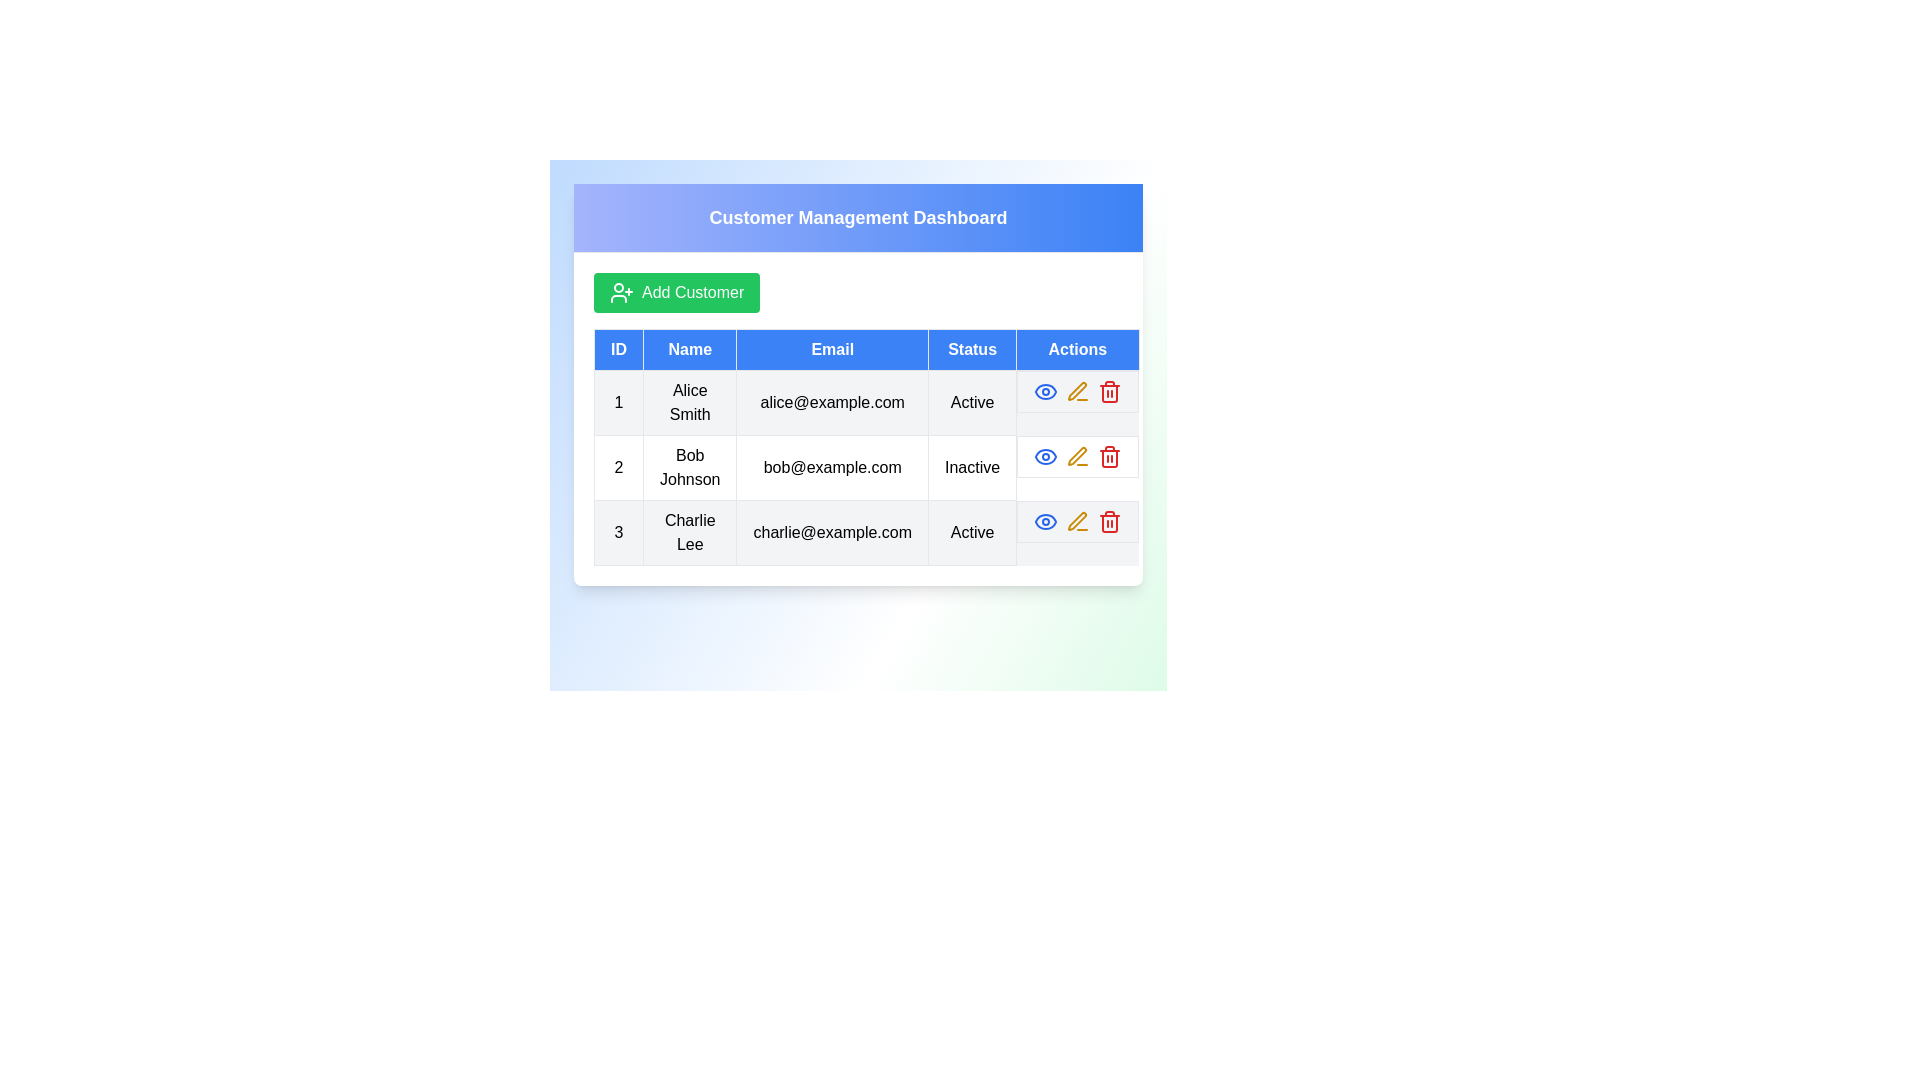 This screenshot has height=1080, width=1920. What do you see at coordinates (618, 349) in the screenshot?
I see `the column header ID to sort the data` at bounding box center [618, 349].